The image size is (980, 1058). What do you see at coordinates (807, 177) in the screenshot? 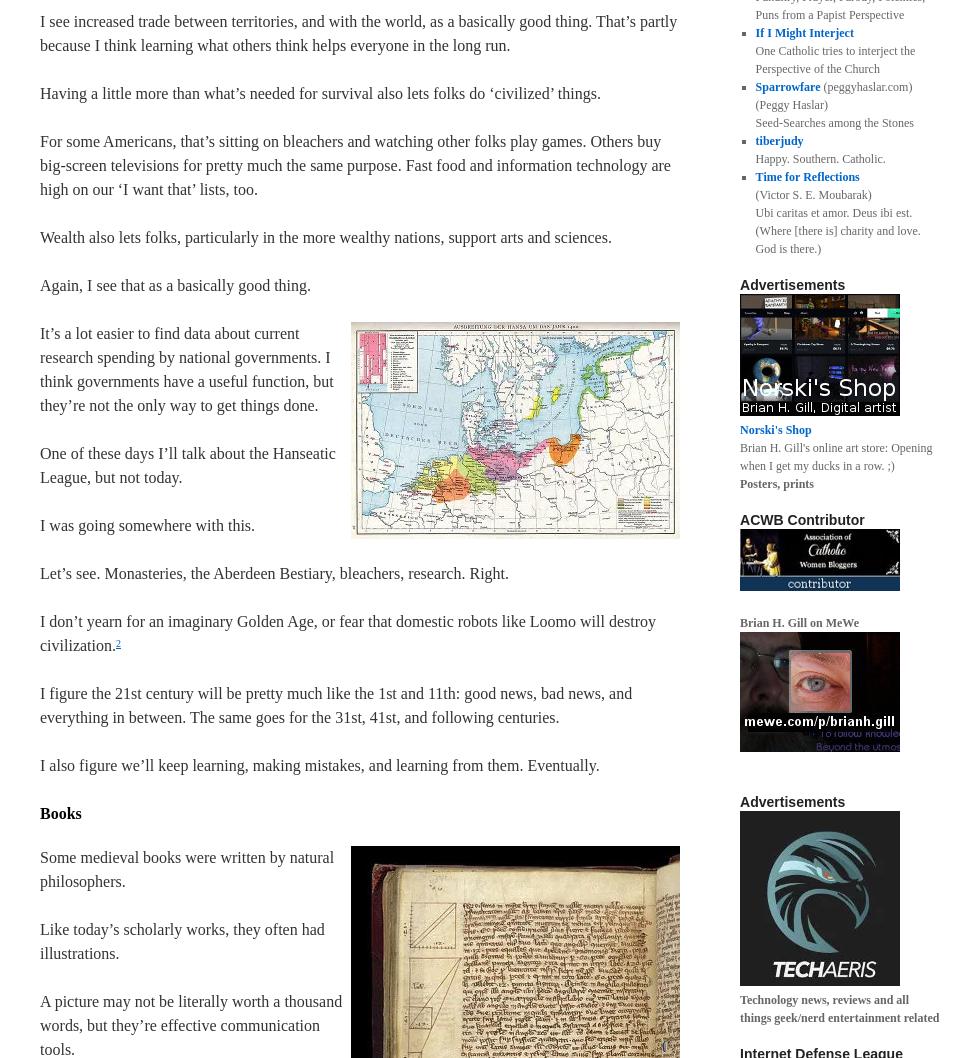
I see `'Time for Reflections'` at bounding box center [807, 177].